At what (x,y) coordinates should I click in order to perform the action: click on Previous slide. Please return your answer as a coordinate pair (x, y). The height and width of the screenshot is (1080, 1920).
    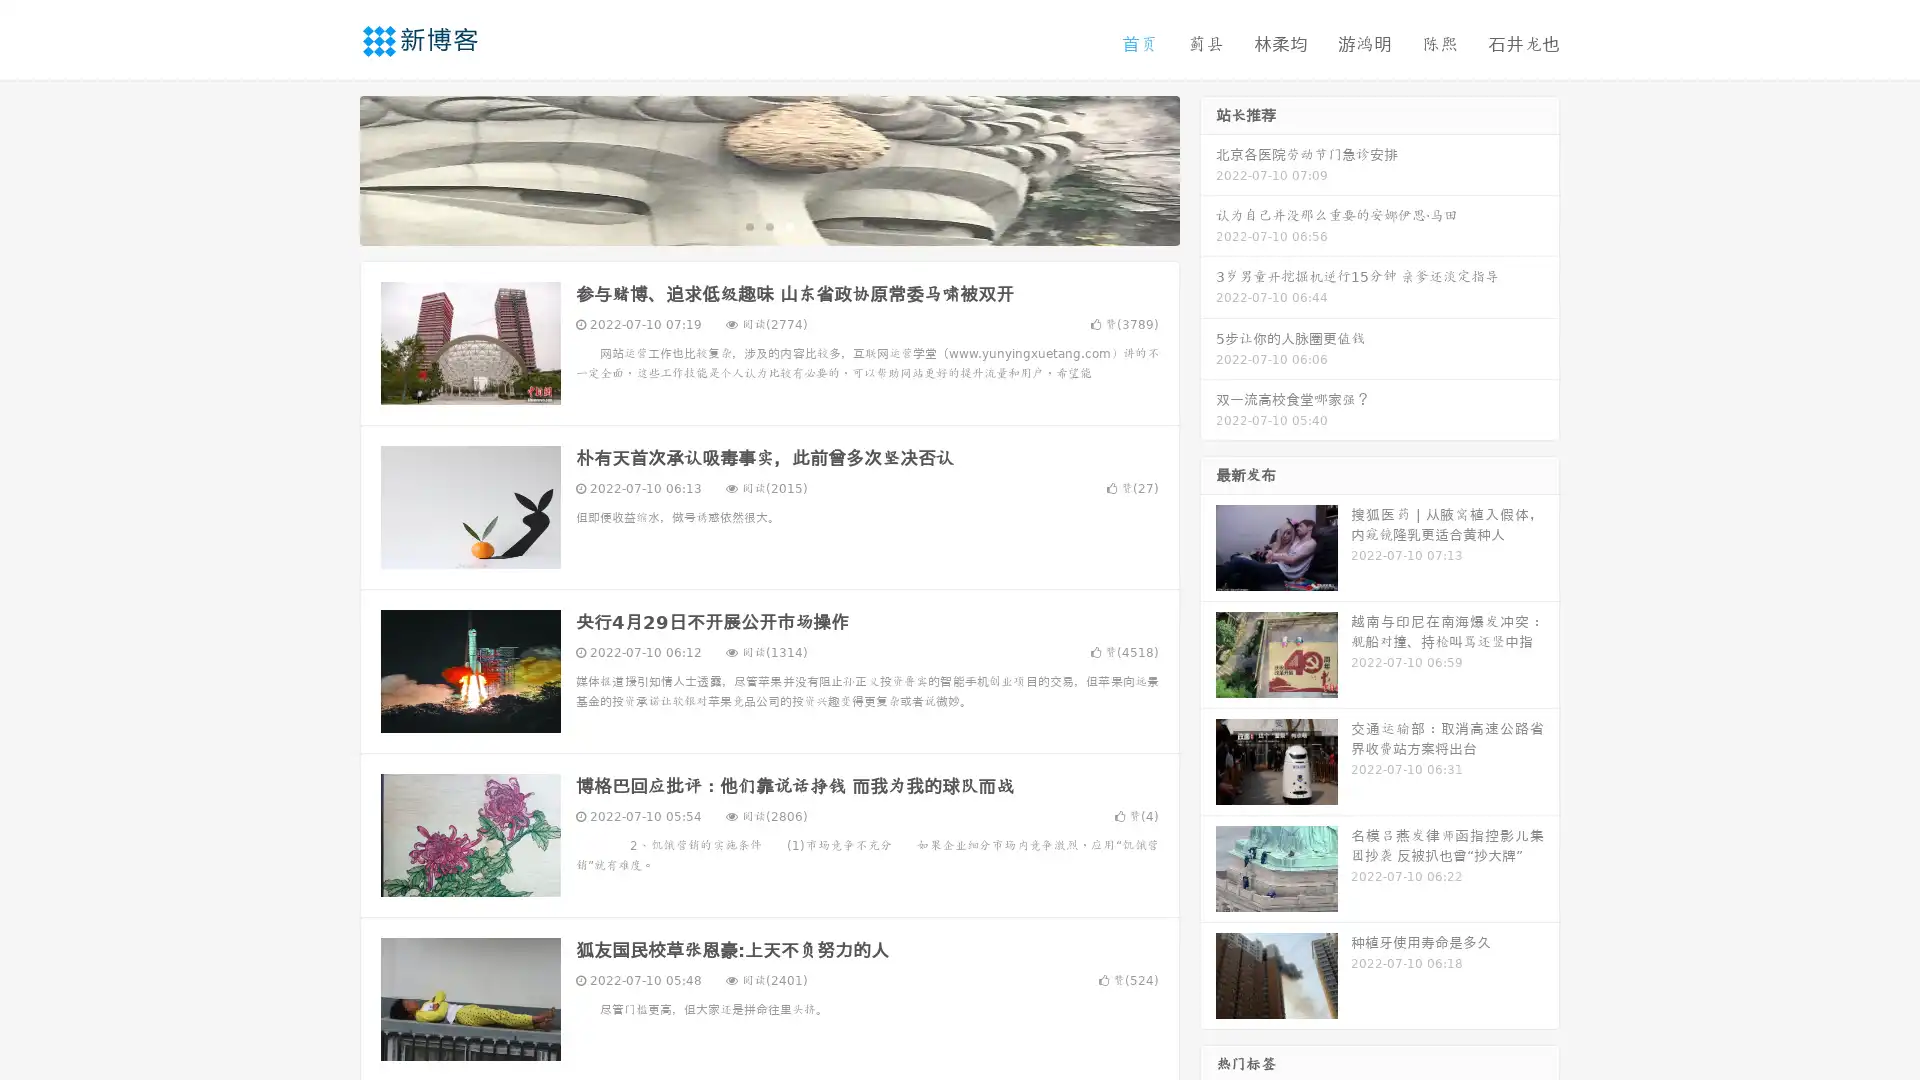
    Looking at the image, I should click on (330, 168).